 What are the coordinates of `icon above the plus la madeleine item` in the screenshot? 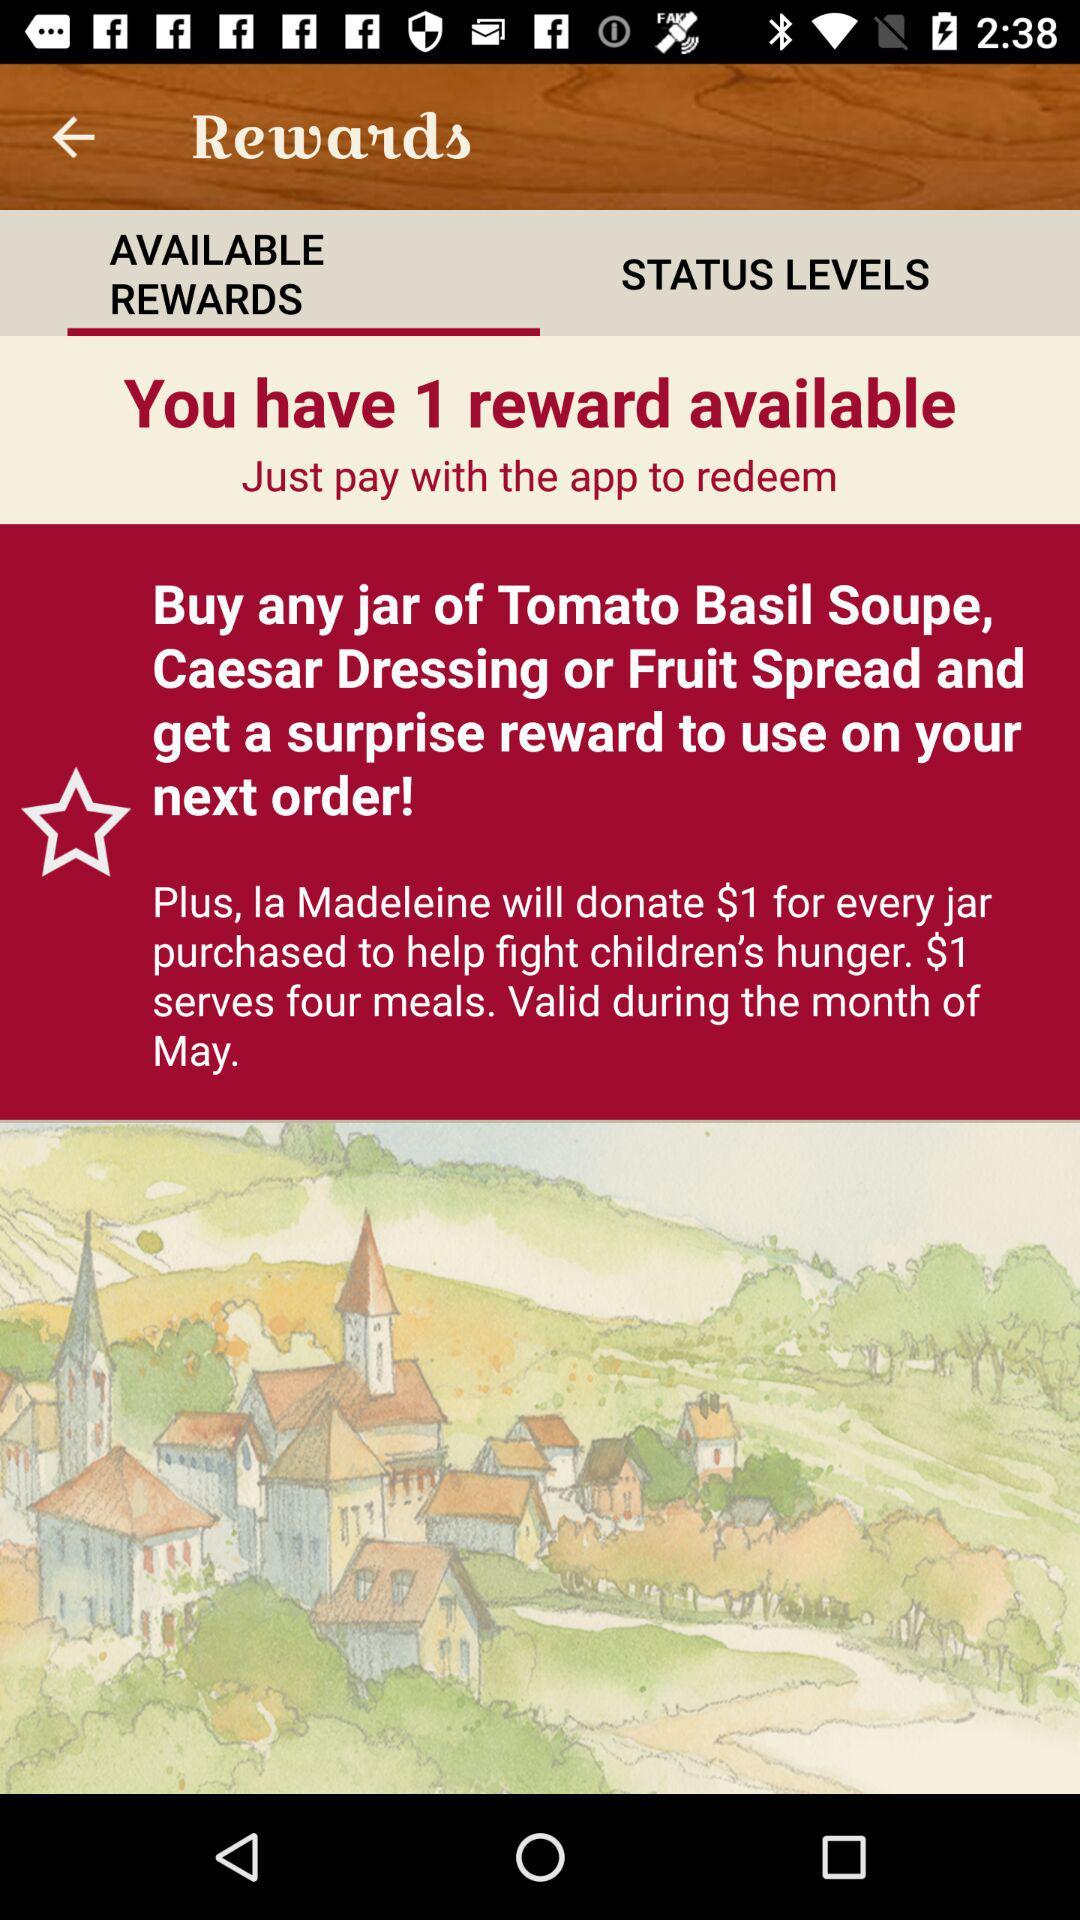 It's located at (604, 698).